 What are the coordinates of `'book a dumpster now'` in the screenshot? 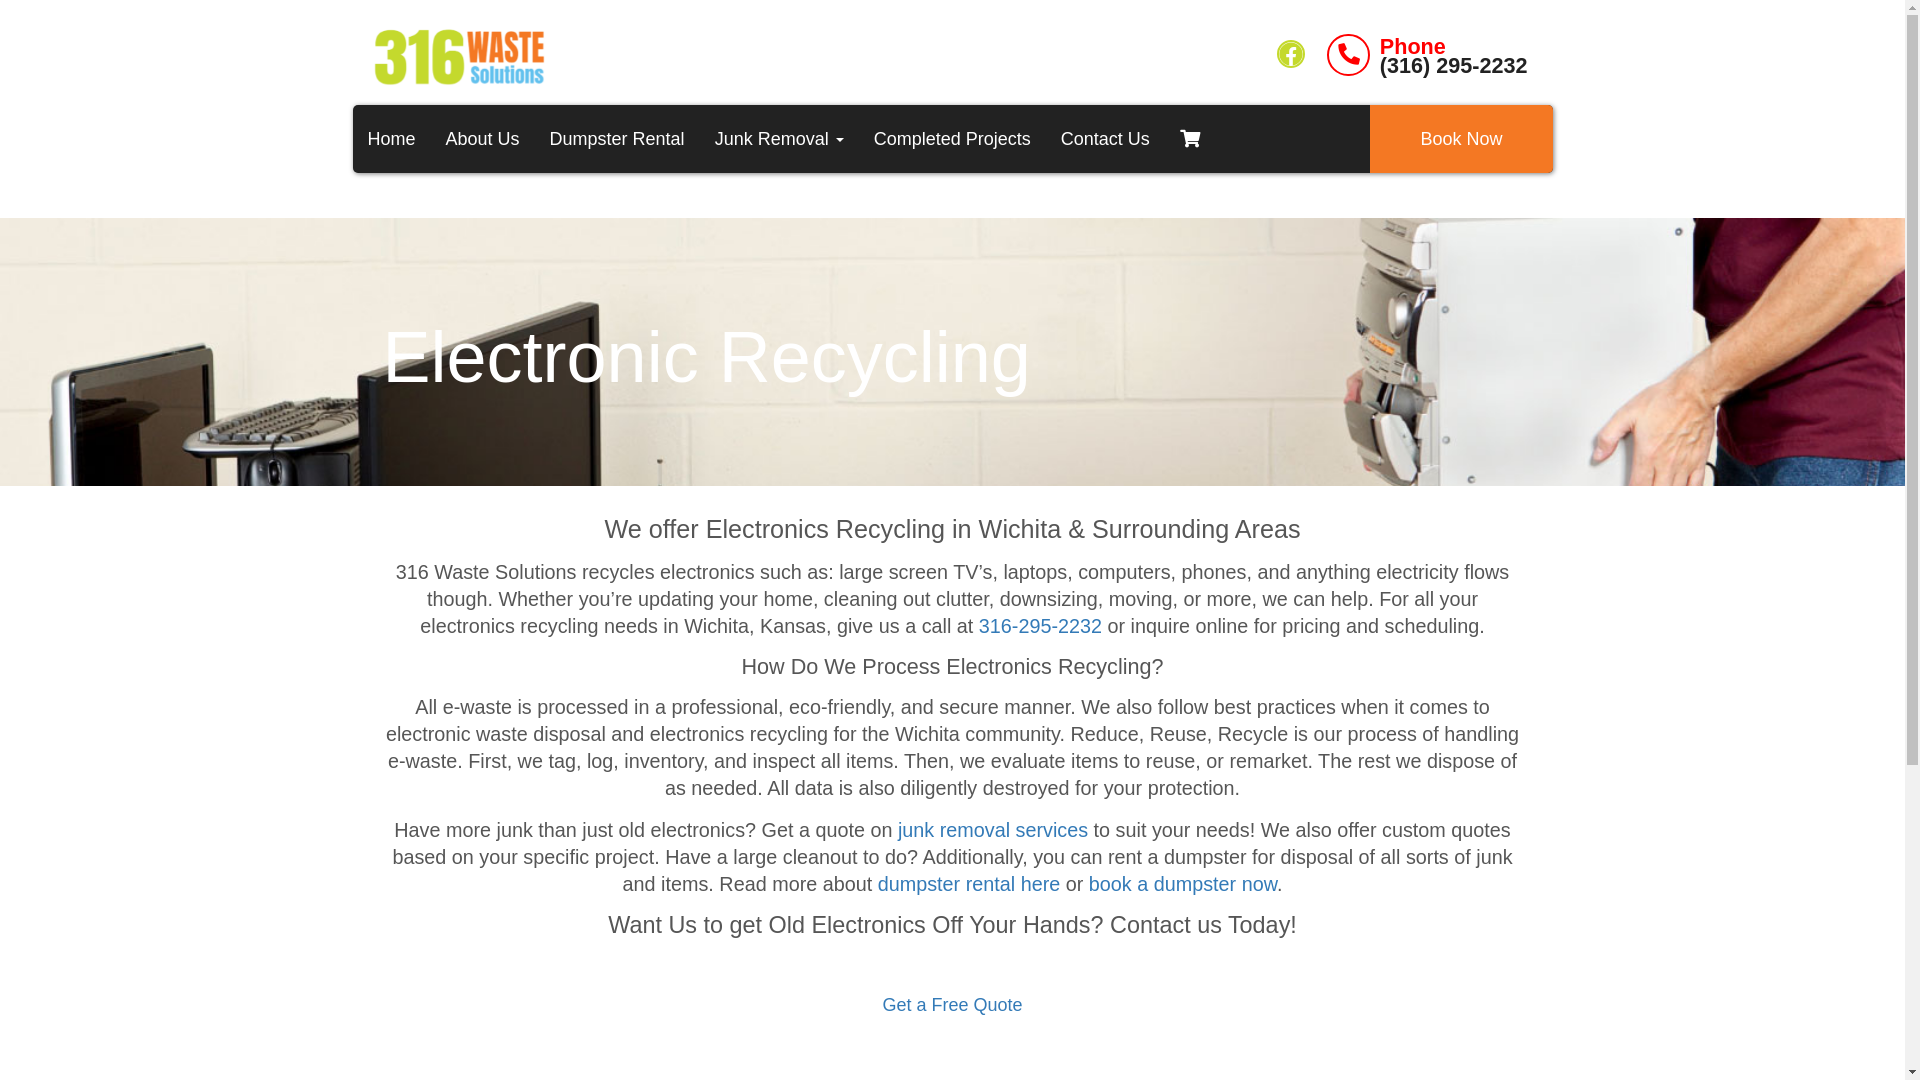 It's located at (1182, 882).